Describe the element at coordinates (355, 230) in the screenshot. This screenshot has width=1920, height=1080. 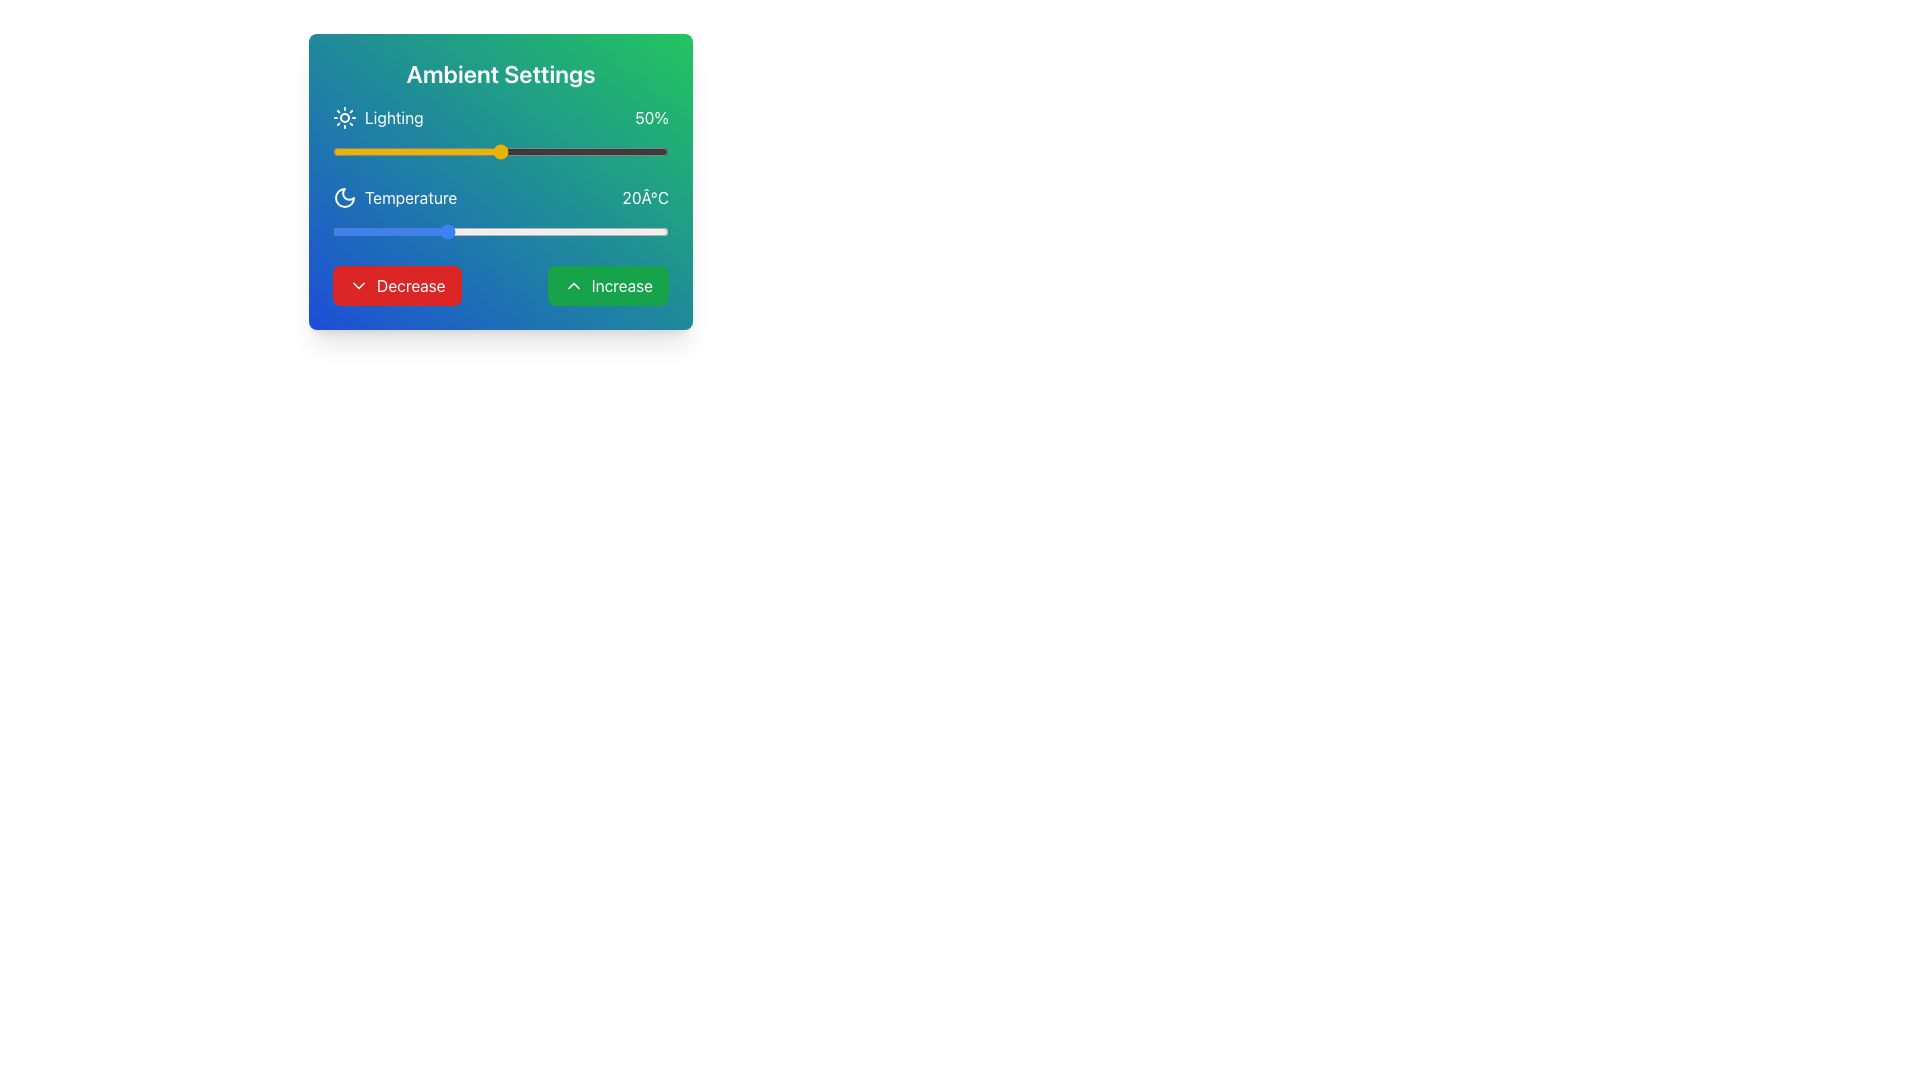
I see `the temperature` at that location.